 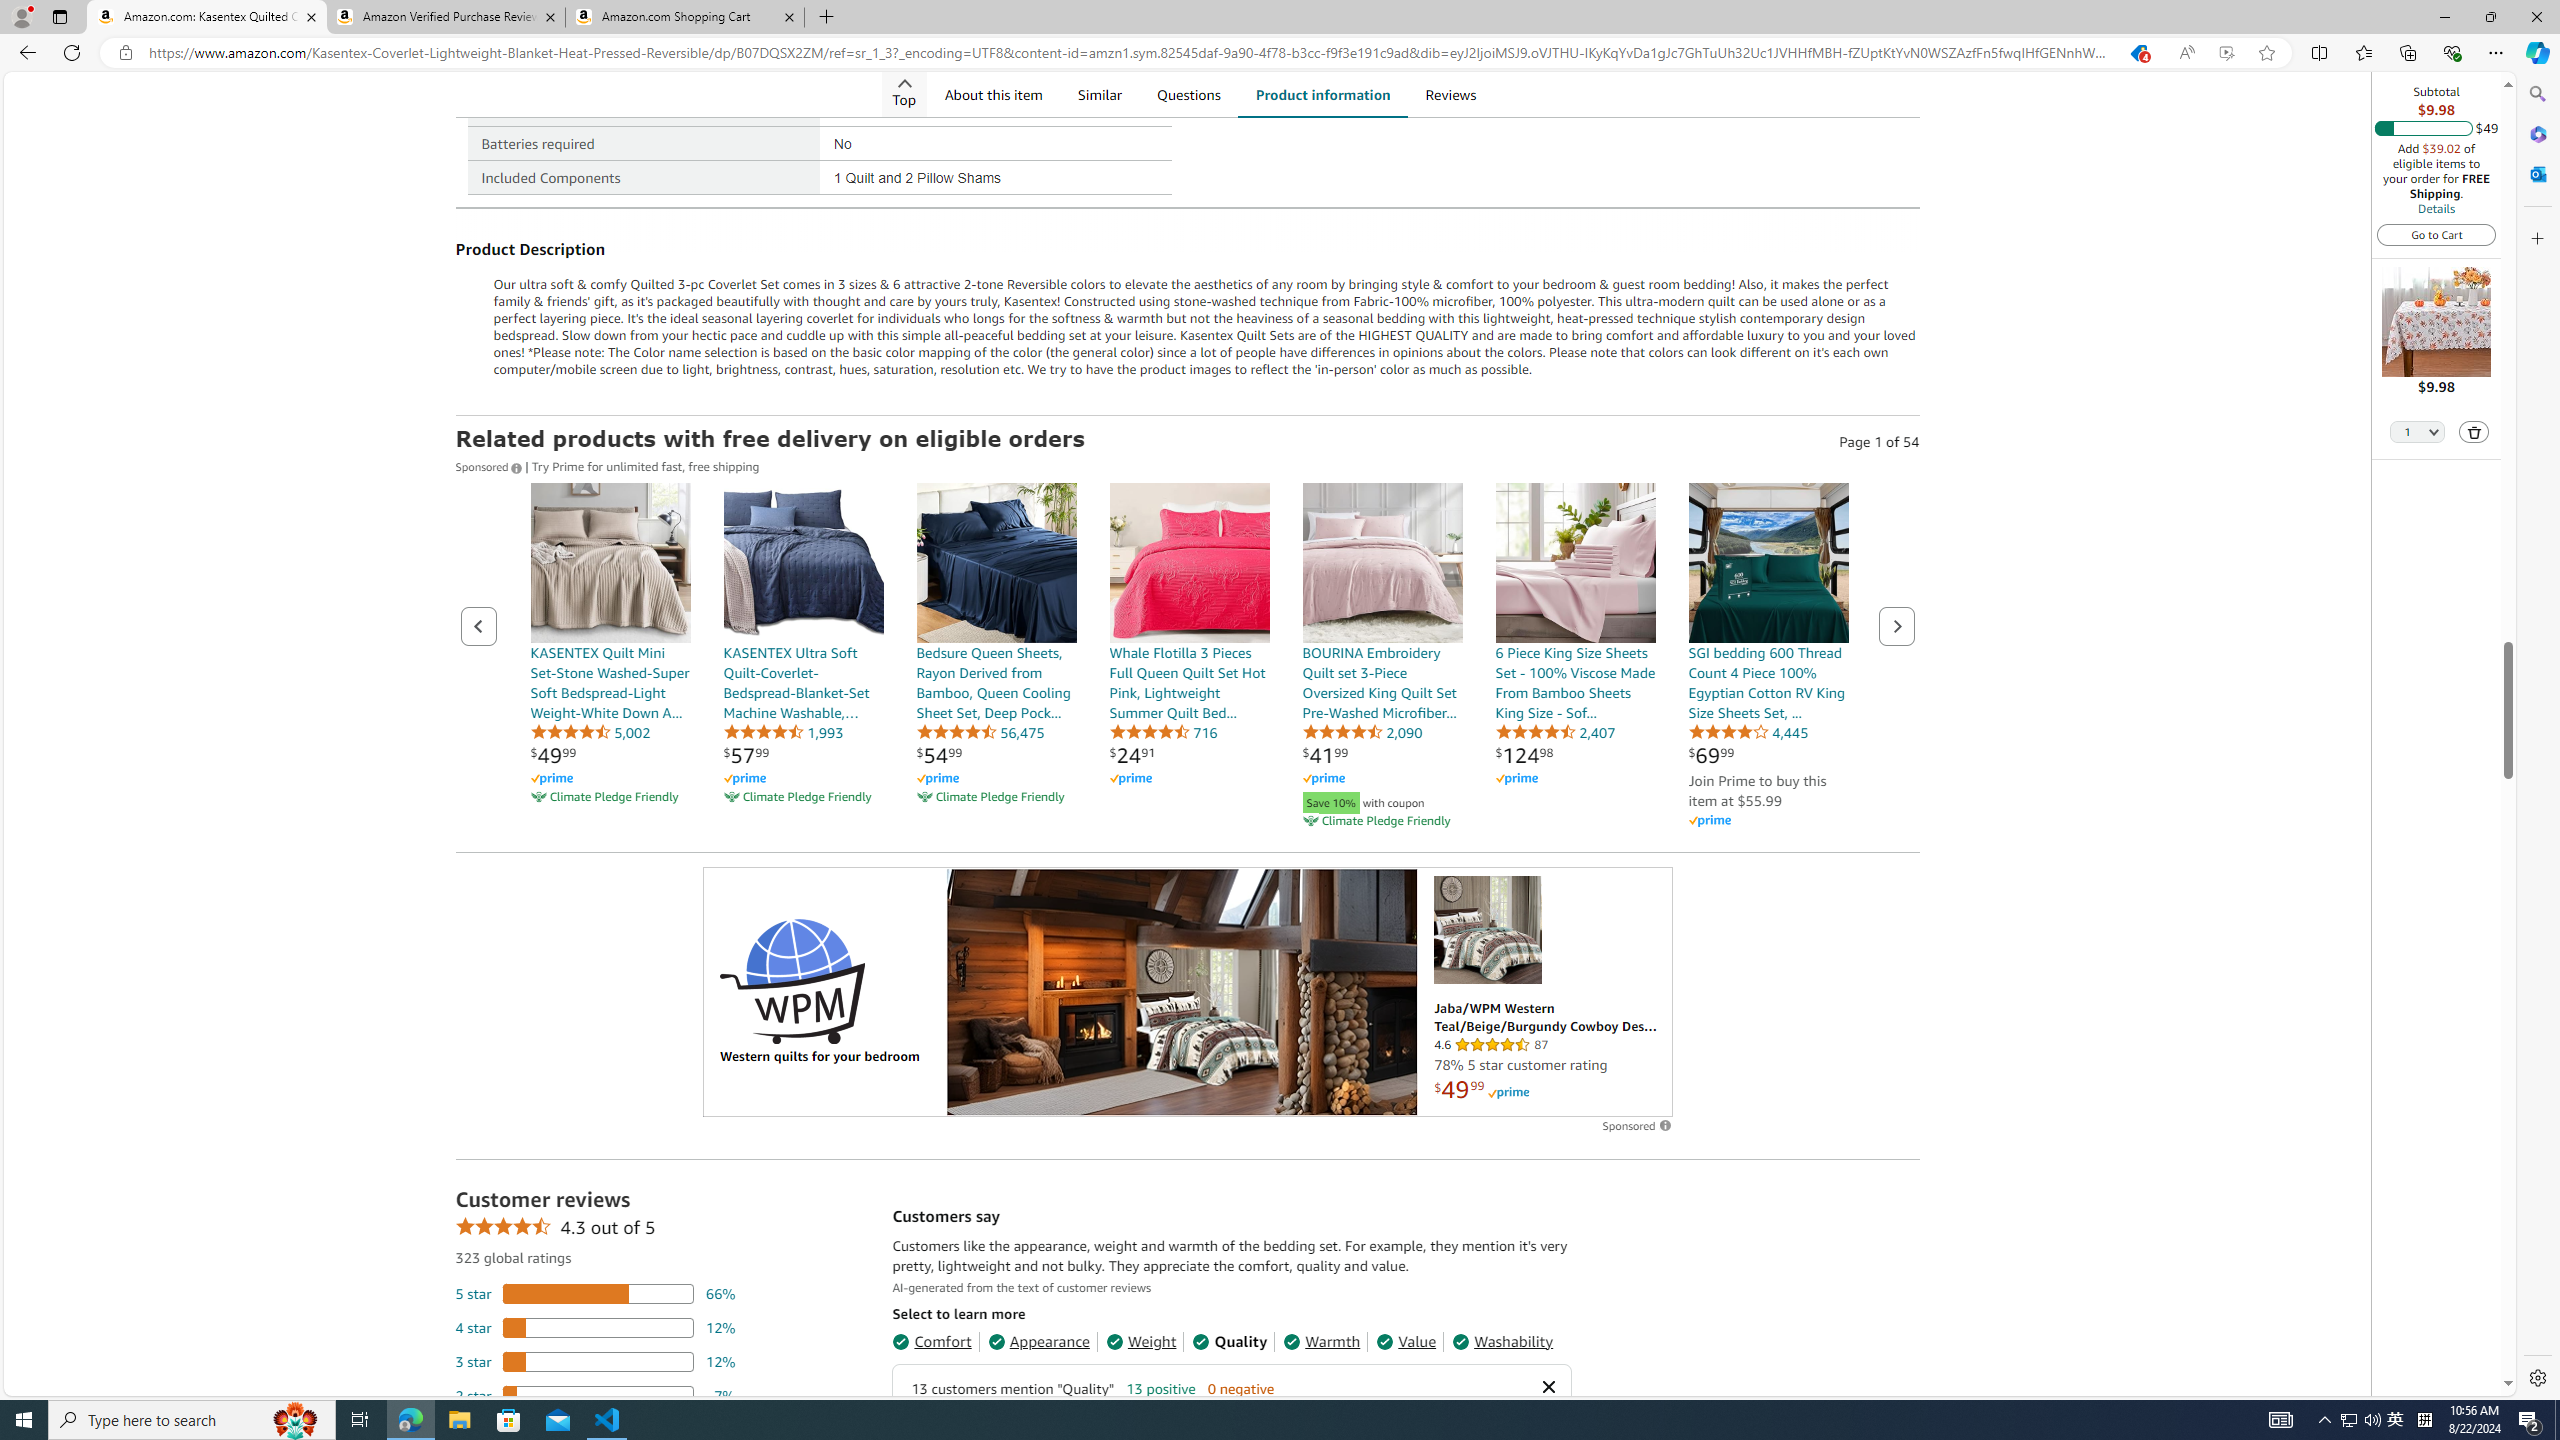 I want to click on '66 percent of reviews have 5 stars', so click(x=595, y=1292).